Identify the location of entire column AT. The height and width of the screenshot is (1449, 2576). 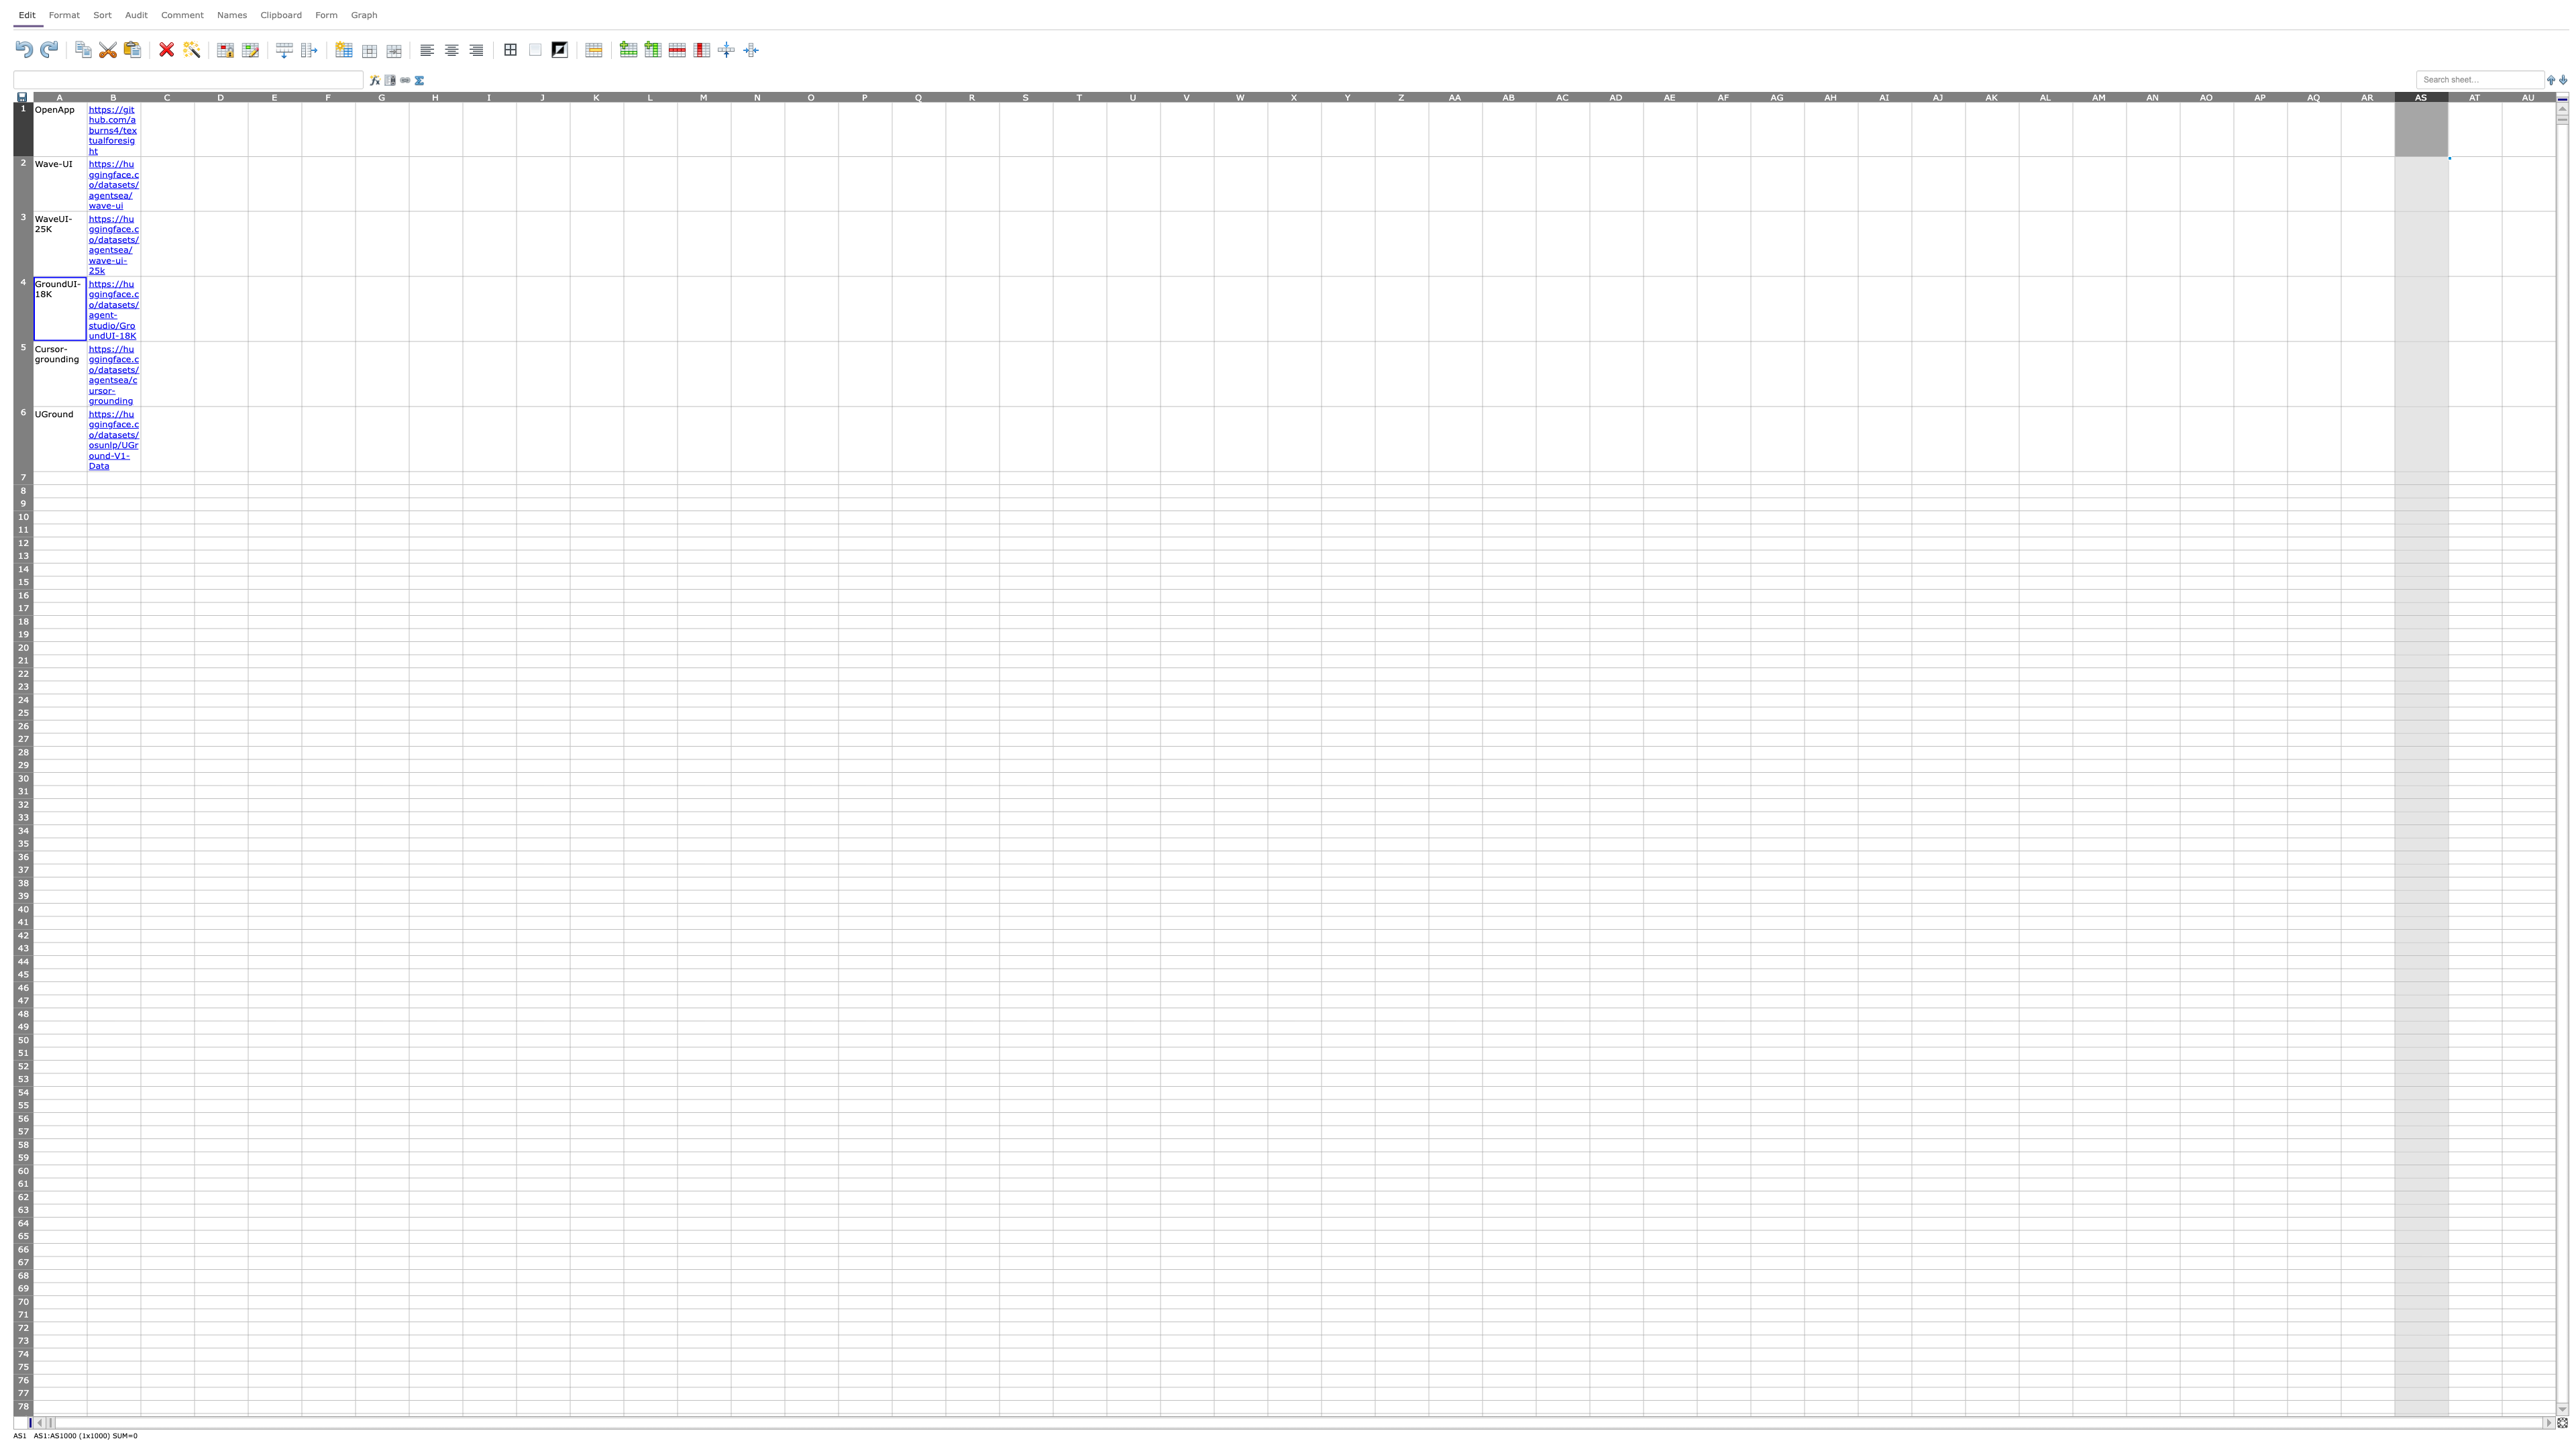
(2475, 95).